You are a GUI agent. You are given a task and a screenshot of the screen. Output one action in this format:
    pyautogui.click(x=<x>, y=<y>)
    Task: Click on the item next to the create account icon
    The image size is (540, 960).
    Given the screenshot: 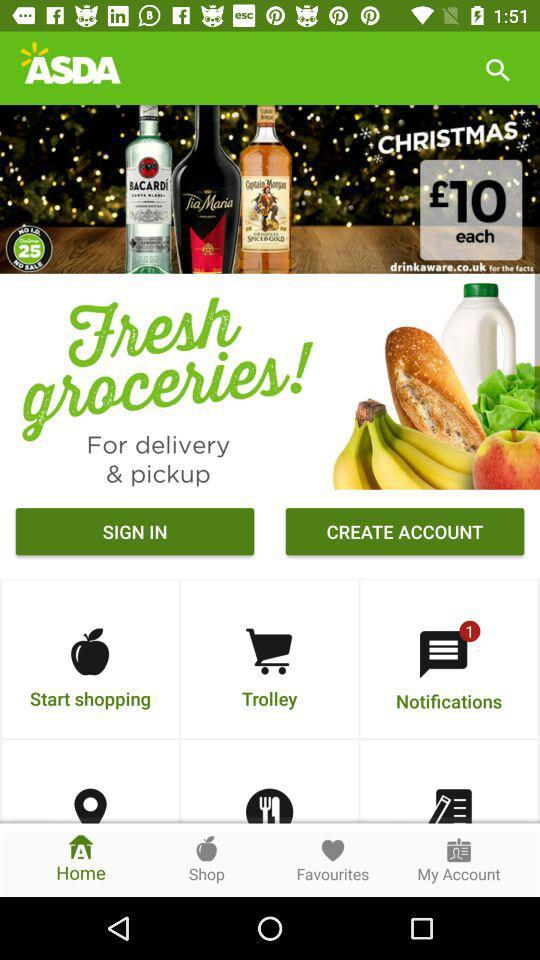 What is the action you would take?
    pyautogui.click(x=135, y=533)
    